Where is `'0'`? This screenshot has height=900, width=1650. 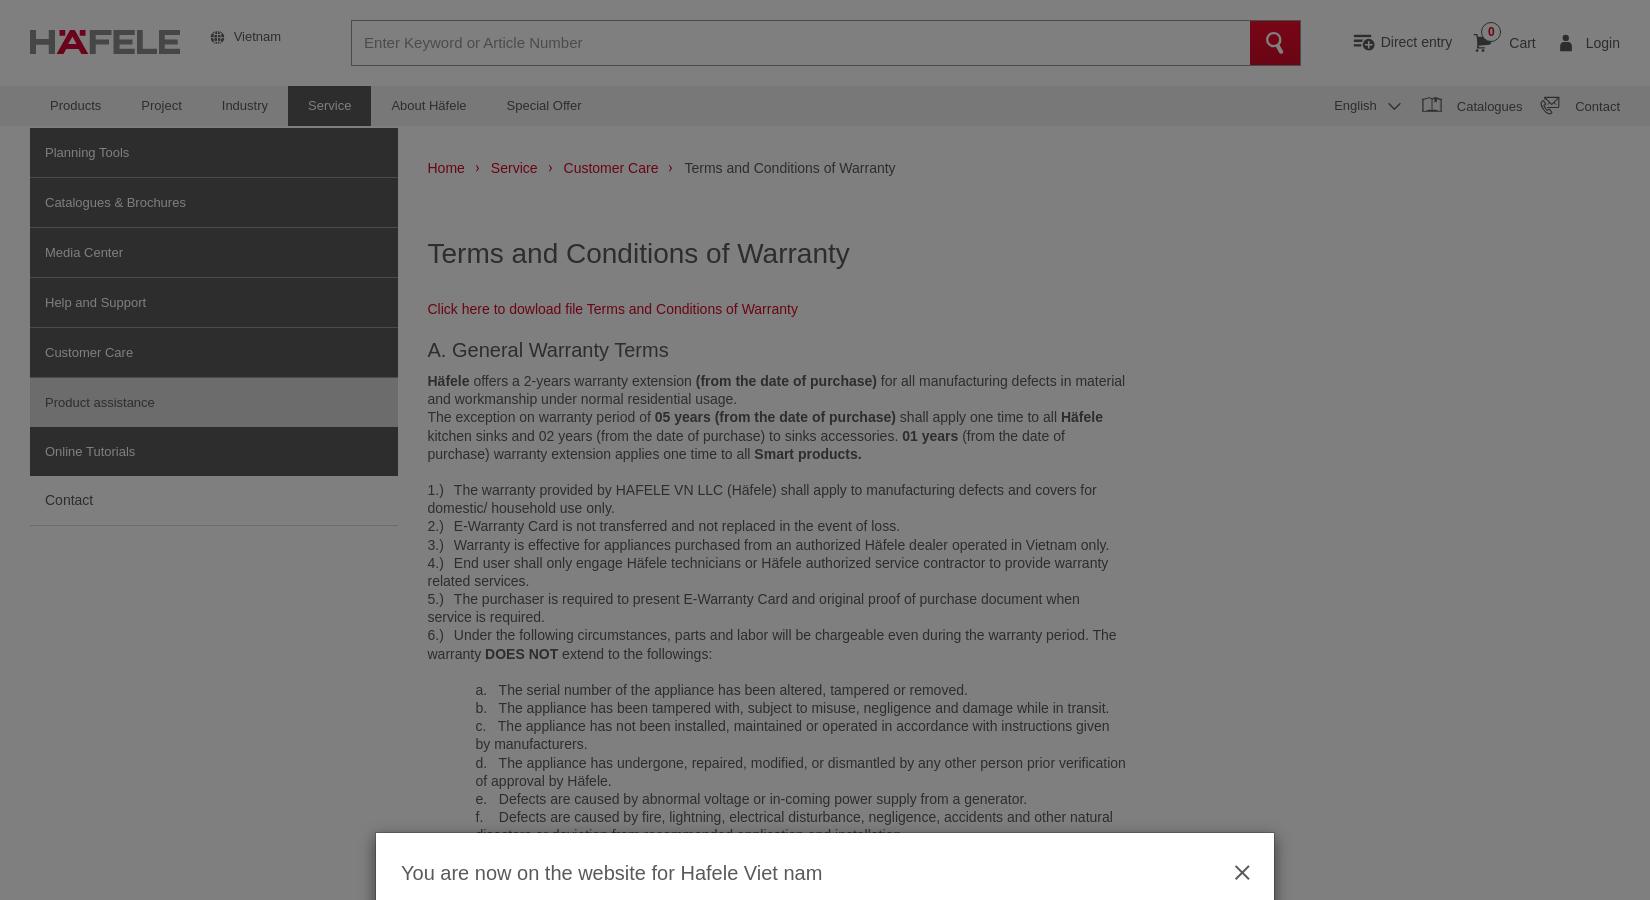
'0' is located at coordinates (1489, 31).